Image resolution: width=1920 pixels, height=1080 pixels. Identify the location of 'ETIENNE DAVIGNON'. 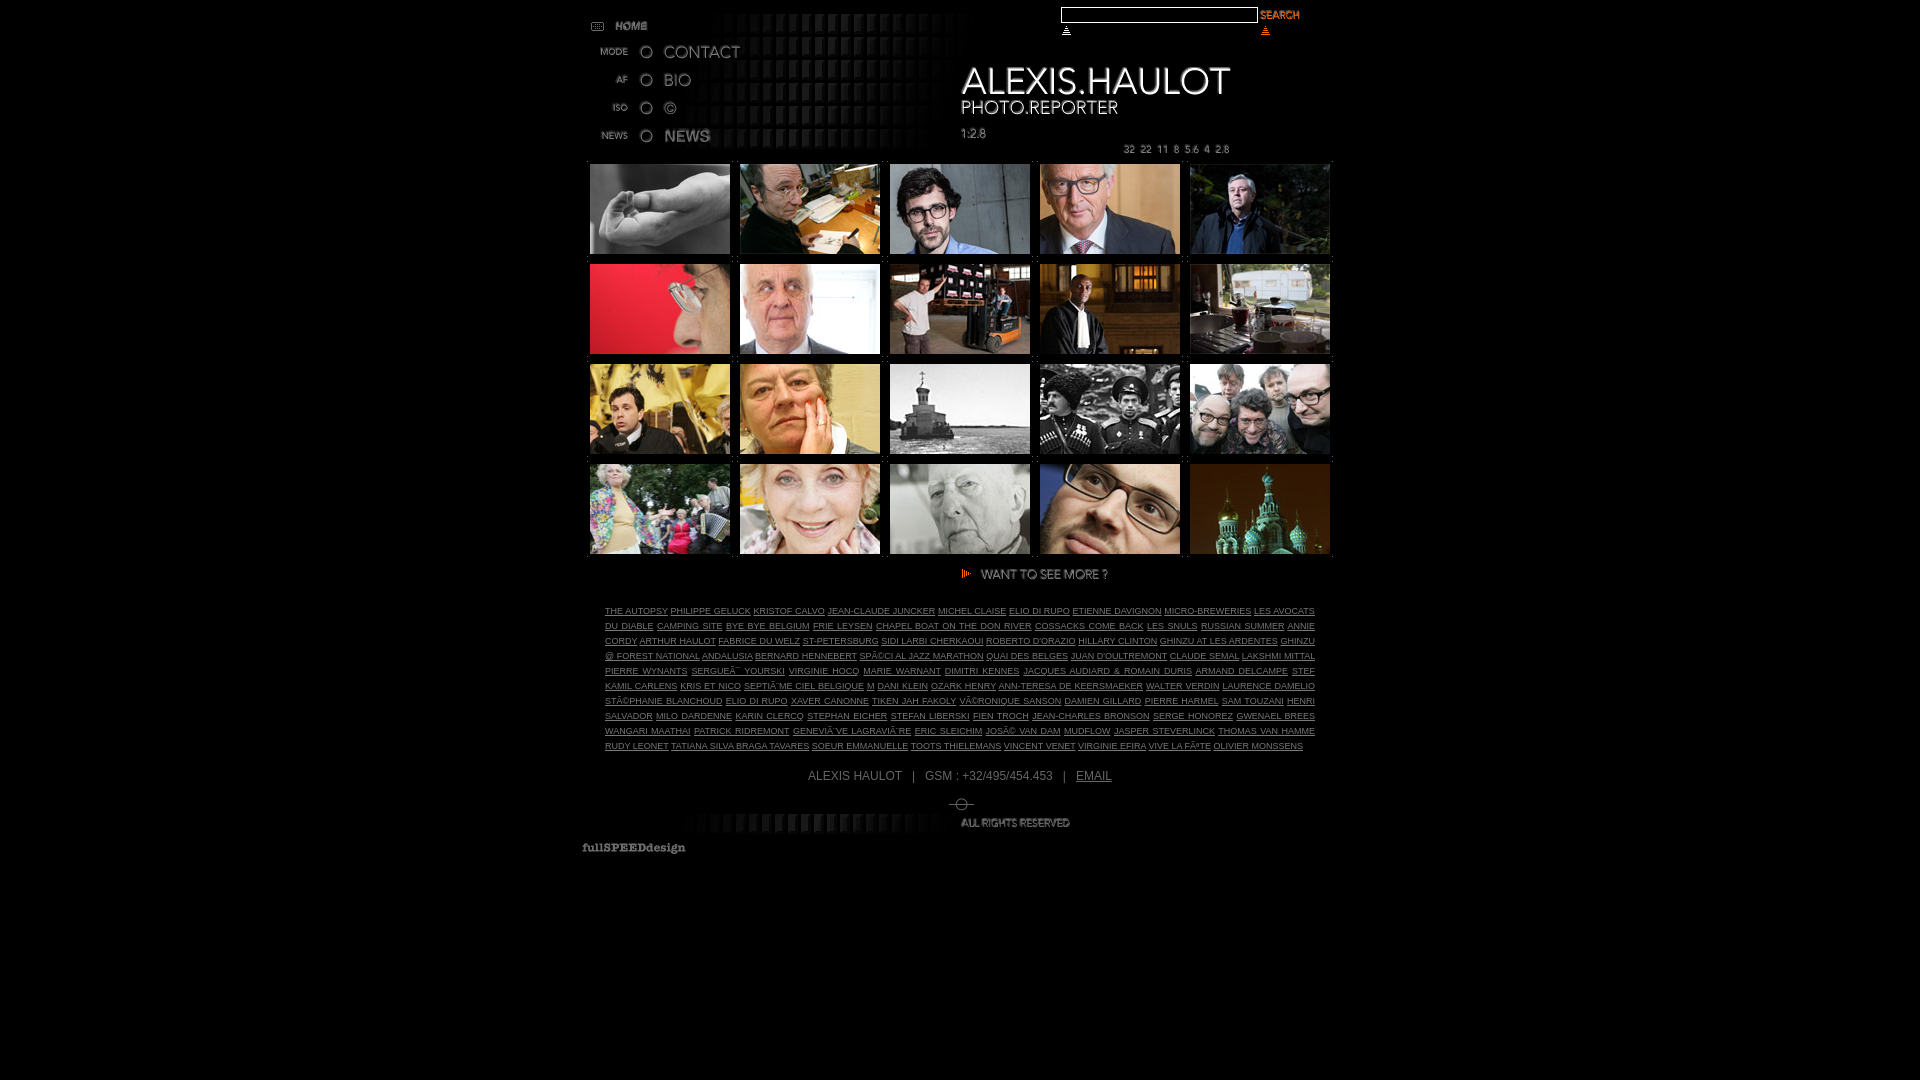
(1116, 609).